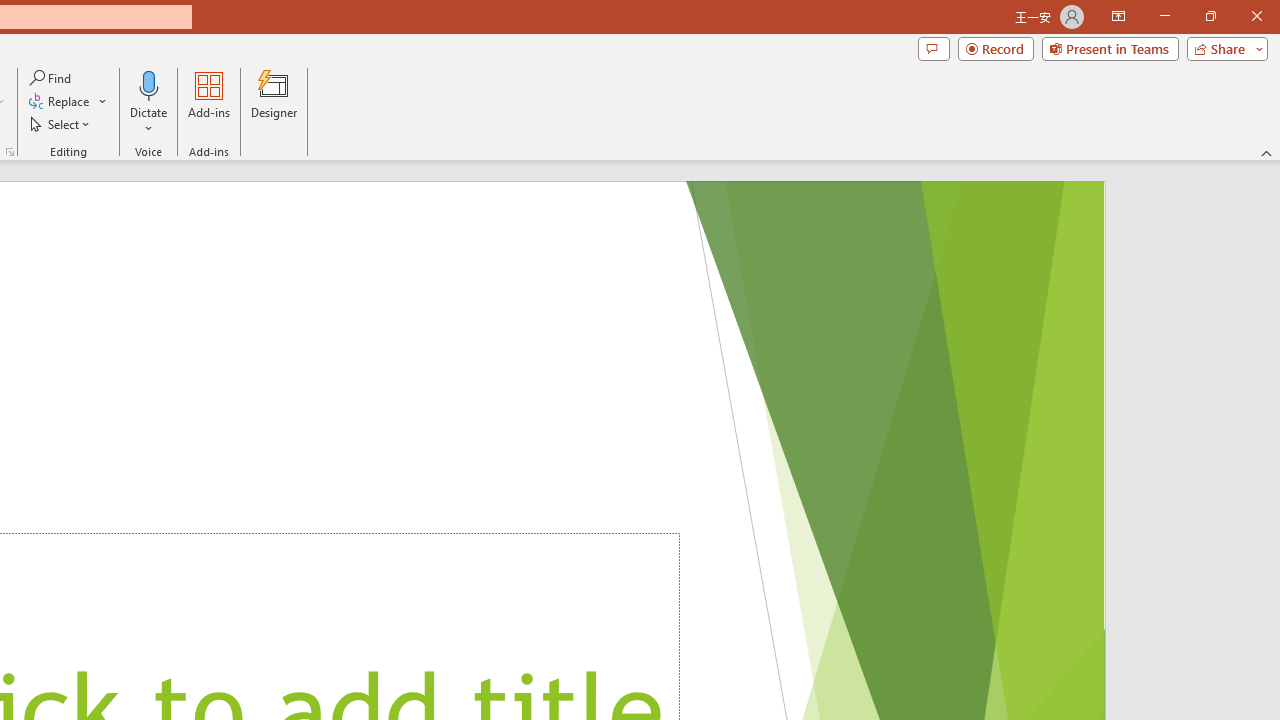 The width and height of the screenshot is (1280, 720). Describe the element at coordinates (1209, 16) in the screenshot. I see `'Restore Down'` at that location.